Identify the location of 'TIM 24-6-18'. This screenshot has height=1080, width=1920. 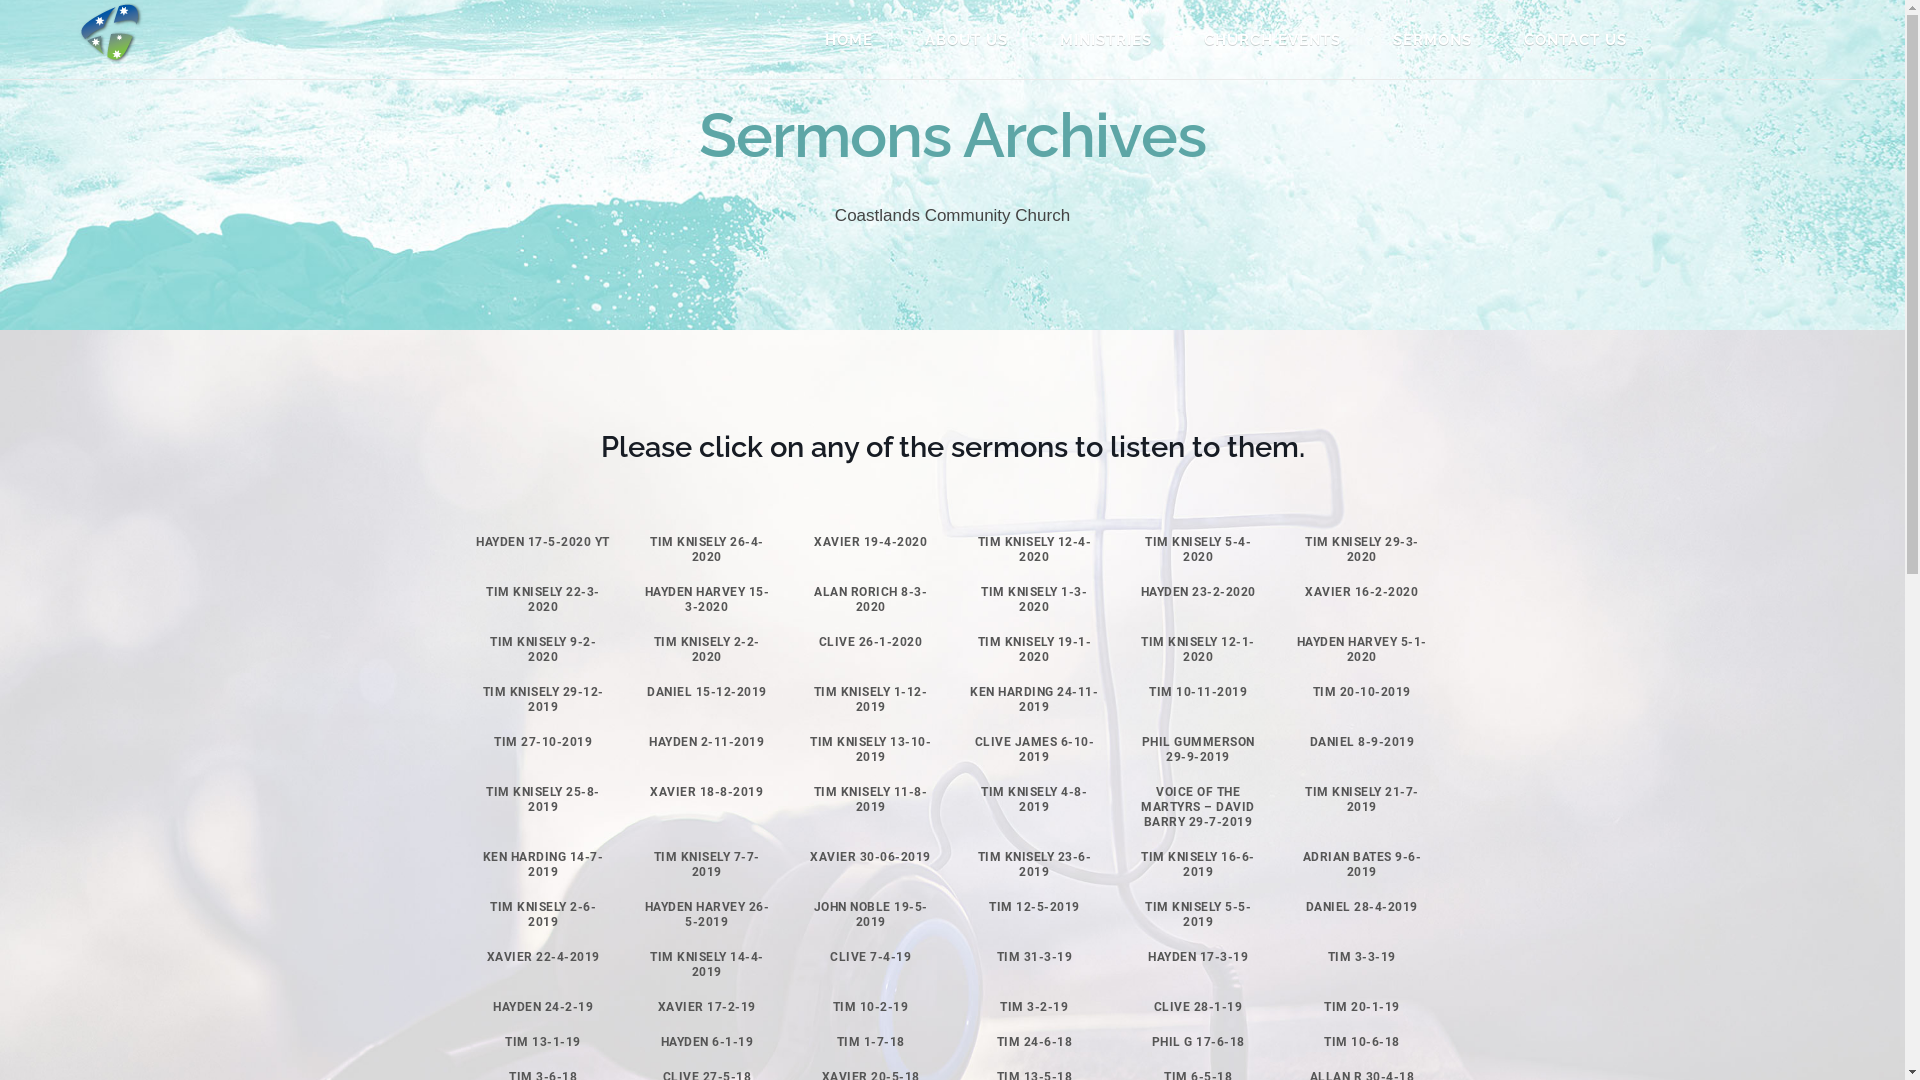
(1035, 1040).